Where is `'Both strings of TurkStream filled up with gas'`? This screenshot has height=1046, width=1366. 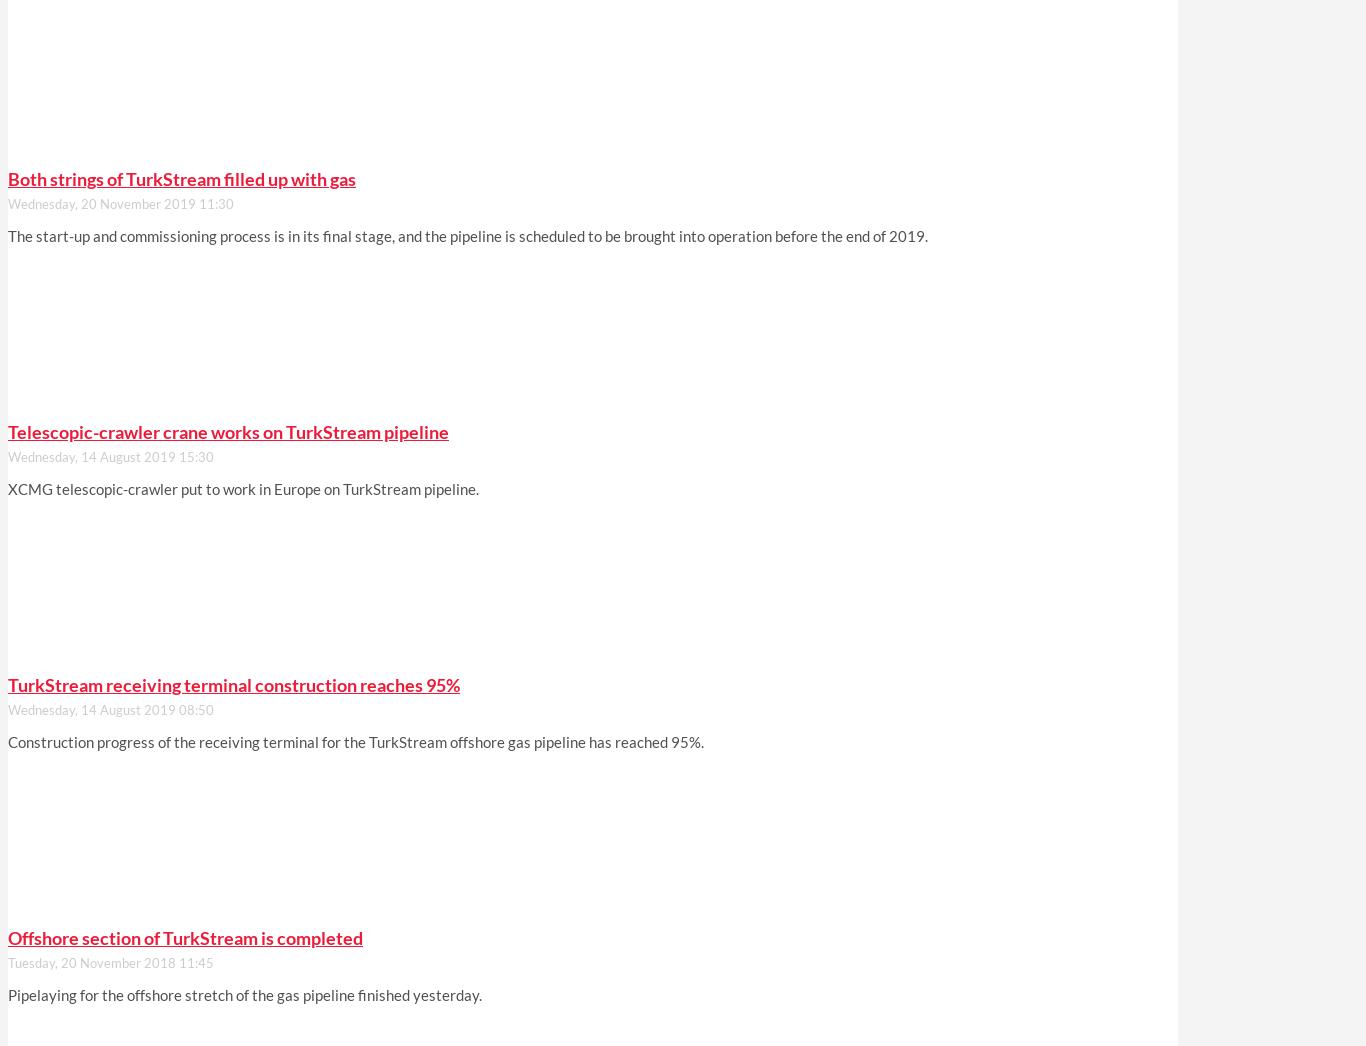 'Both strings of TurkStream filled up with gas' is located at coordinates (180, 178).